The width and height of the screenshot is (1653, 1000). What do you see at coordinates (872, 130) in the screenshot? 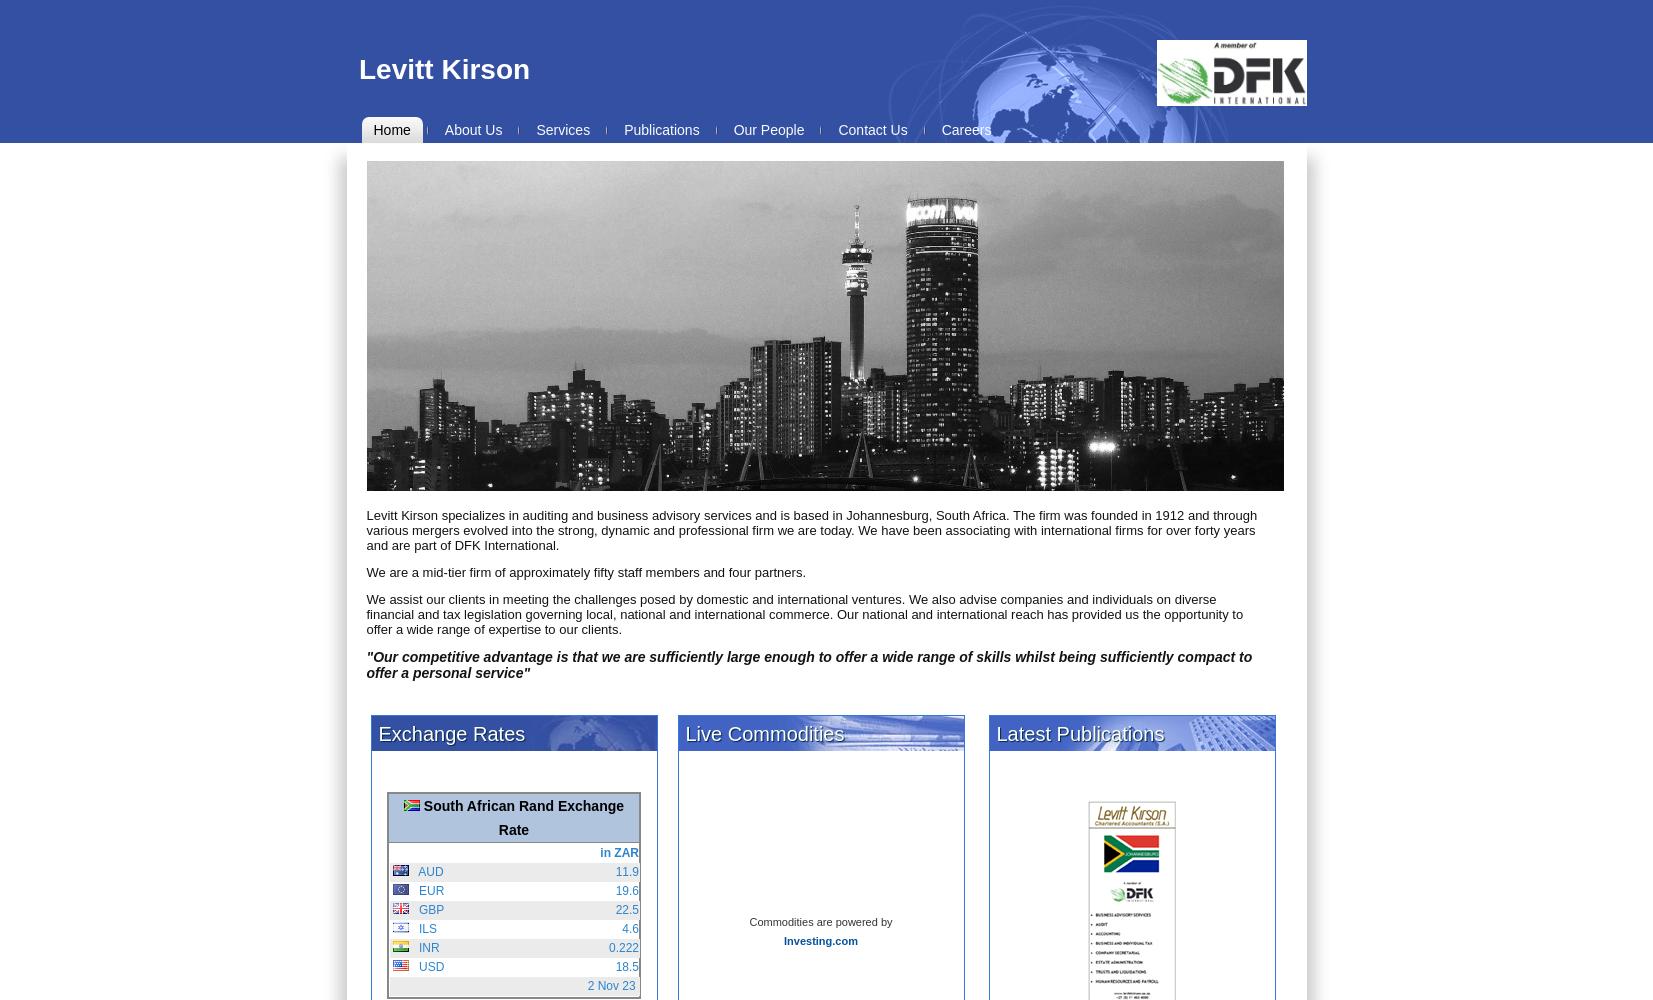
I see `'Contact Us'` at bounding box center [872, 130].